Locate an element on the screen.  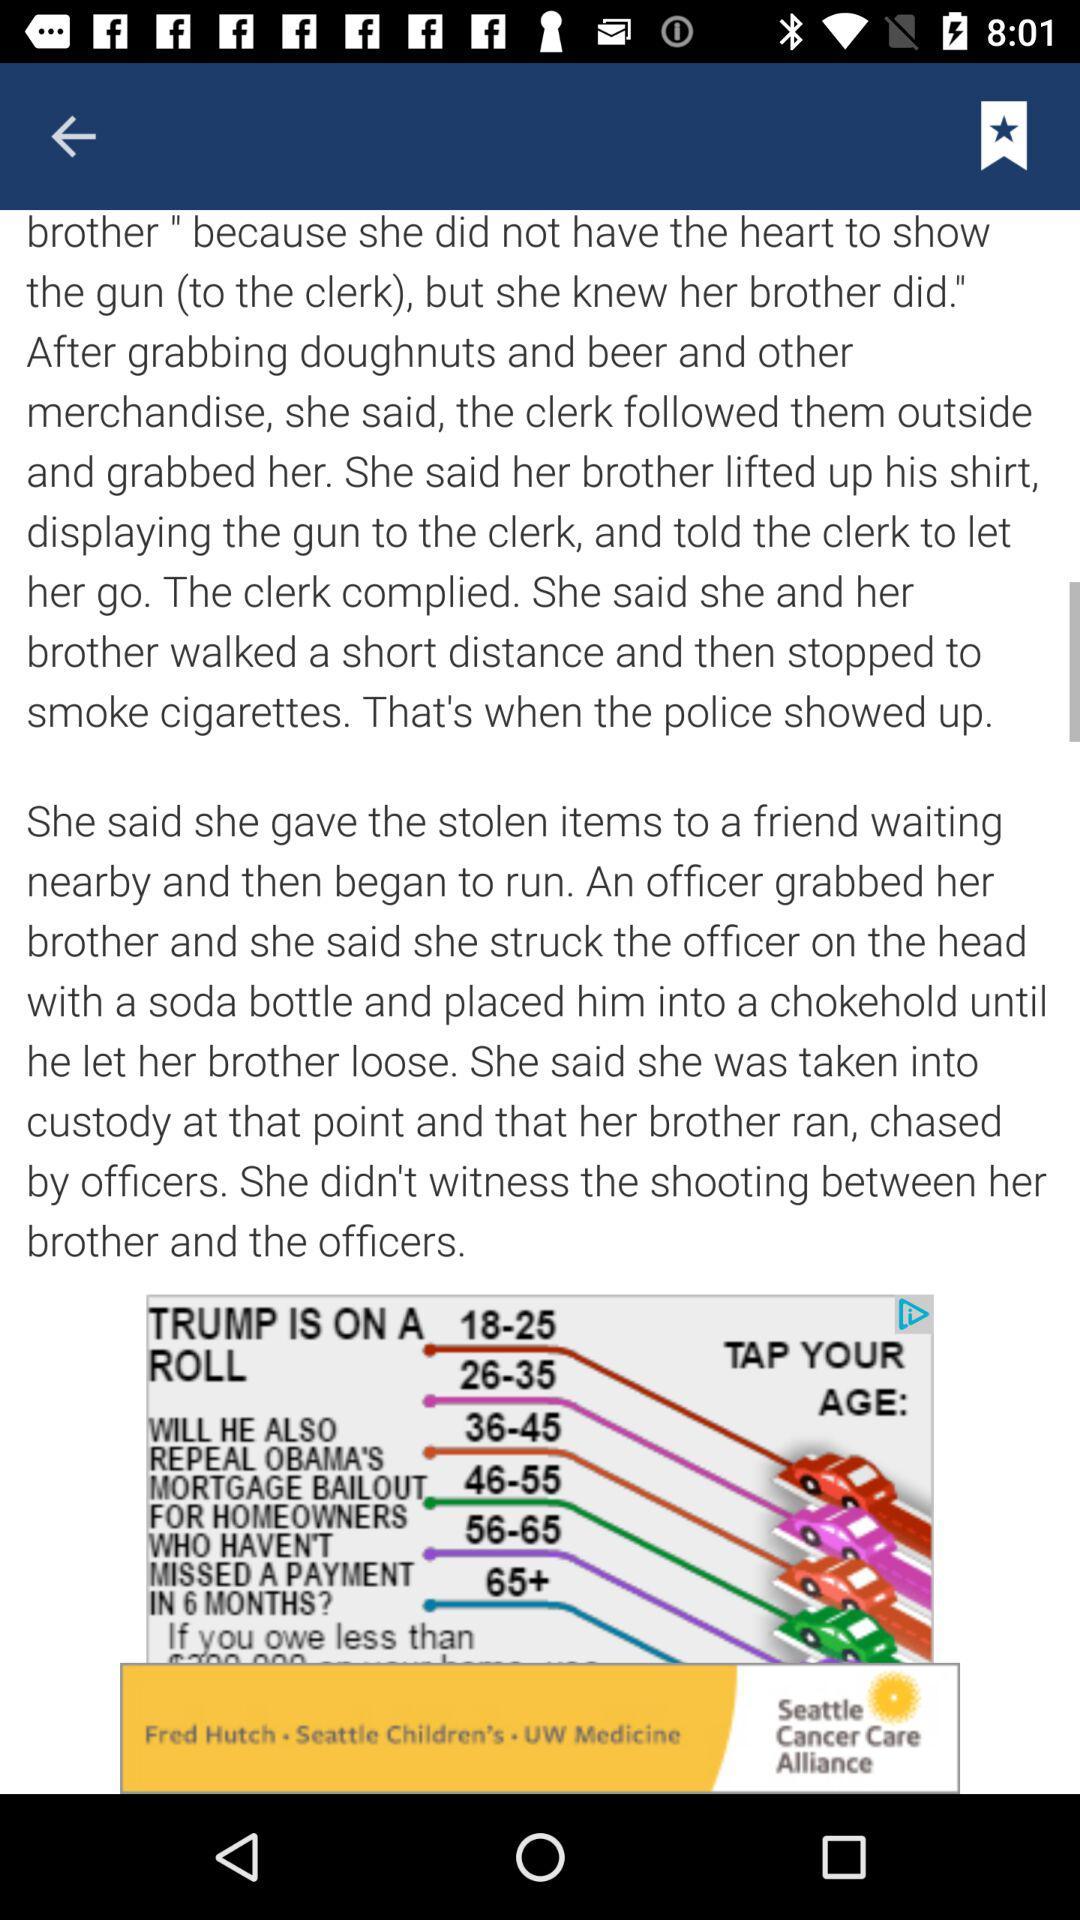
the arrow_backward icon is located at coordinates (72, 135).